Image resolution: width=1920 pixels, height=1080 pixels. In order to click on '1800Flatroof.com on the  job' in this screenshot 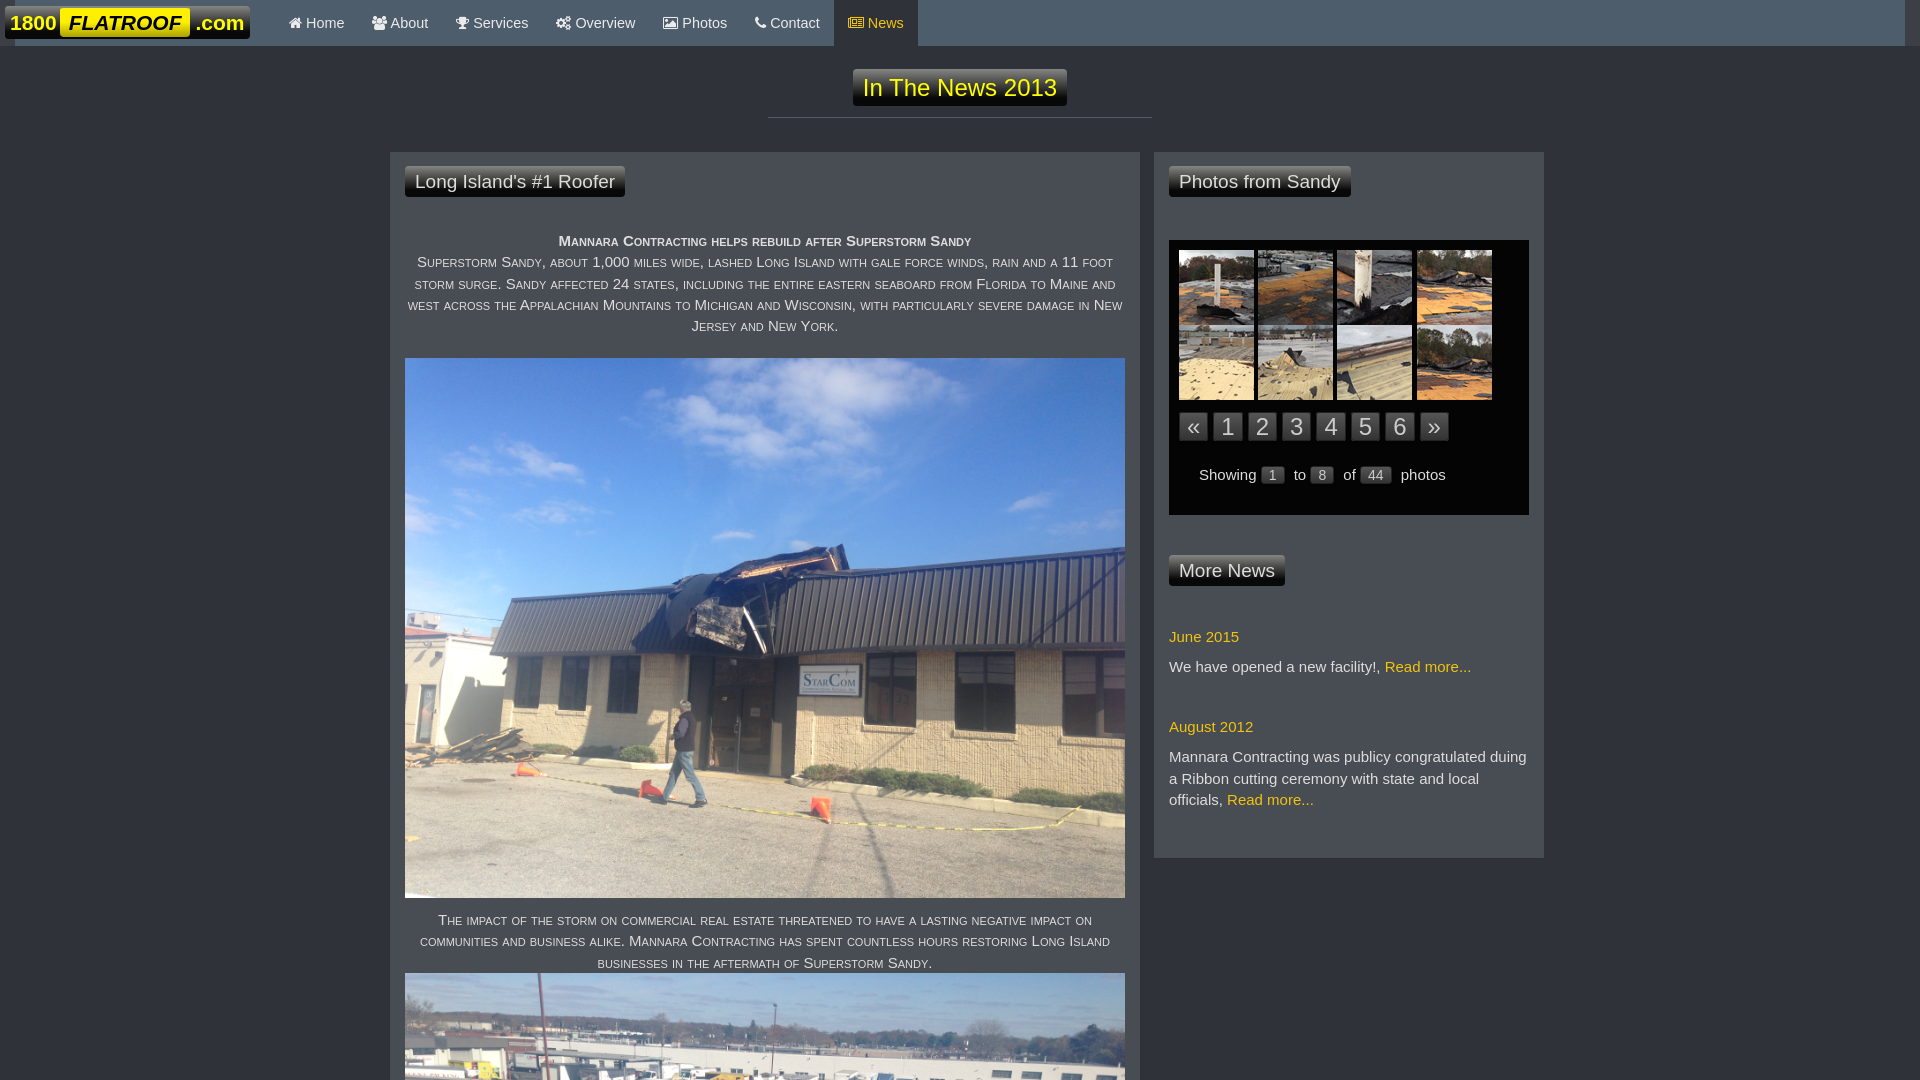, I will do `click(1179, 360)`.